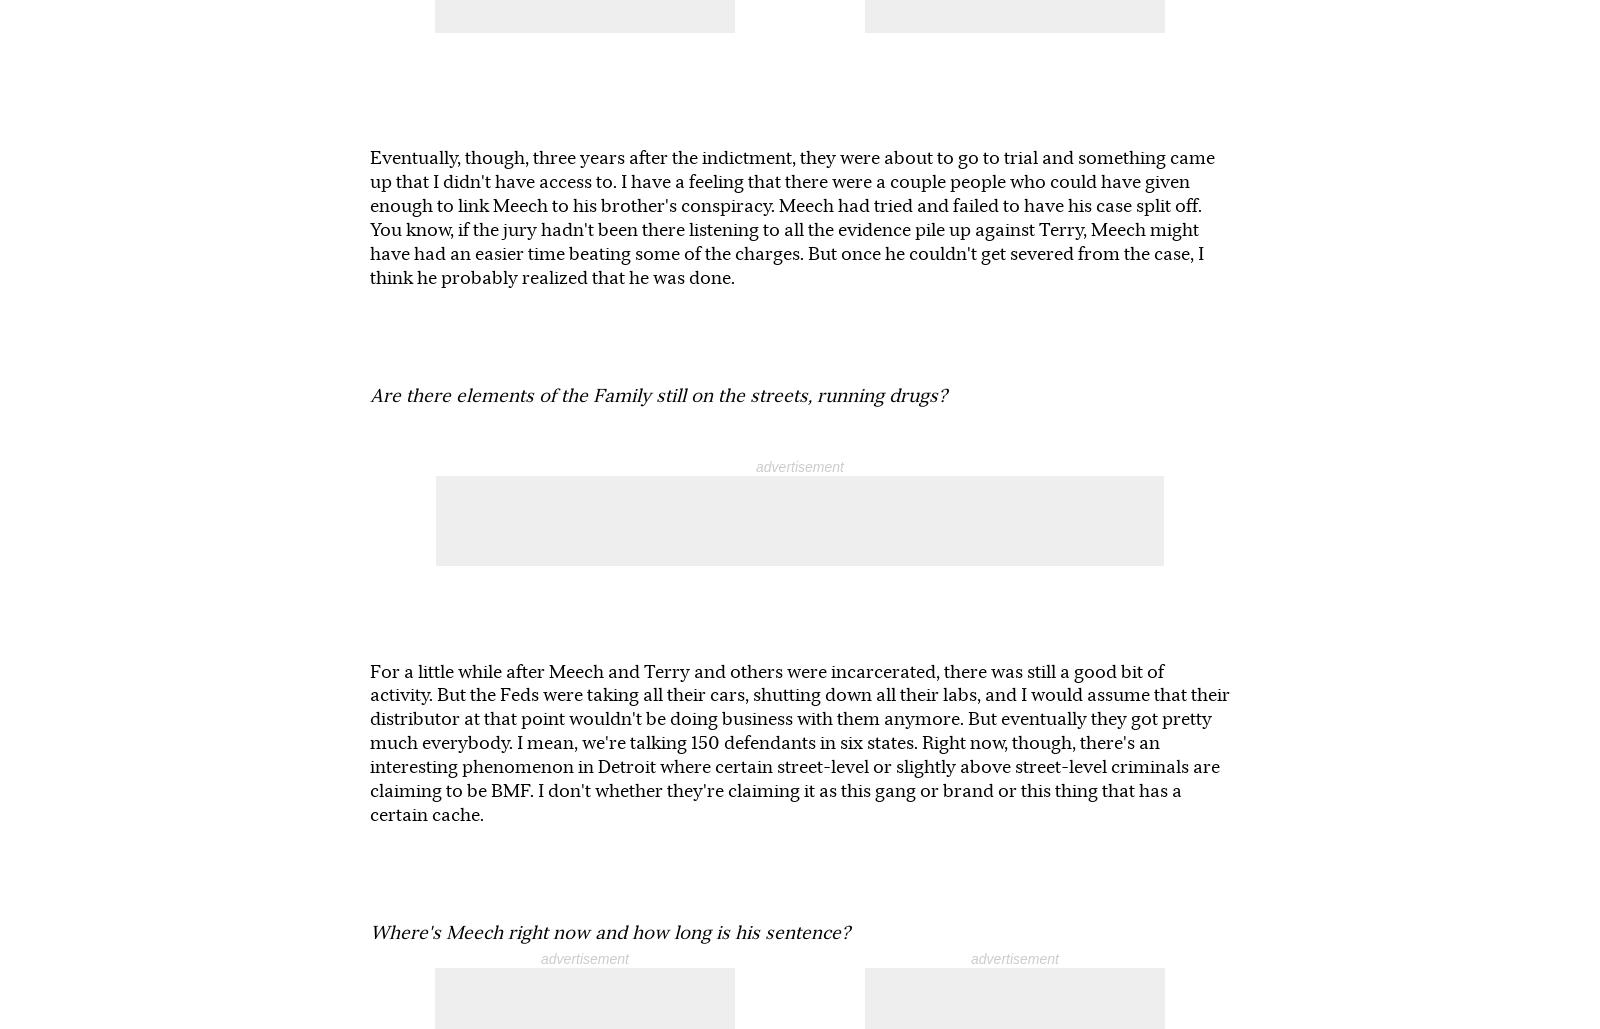  Describe the element at coordinates (788, 673) in the screenshot. I see `'He's in Jessup, Georgia between Atlanta and Savannah in a federal prison. And he's on year 5 or 6 of a 30 year sentence.'` at that location.